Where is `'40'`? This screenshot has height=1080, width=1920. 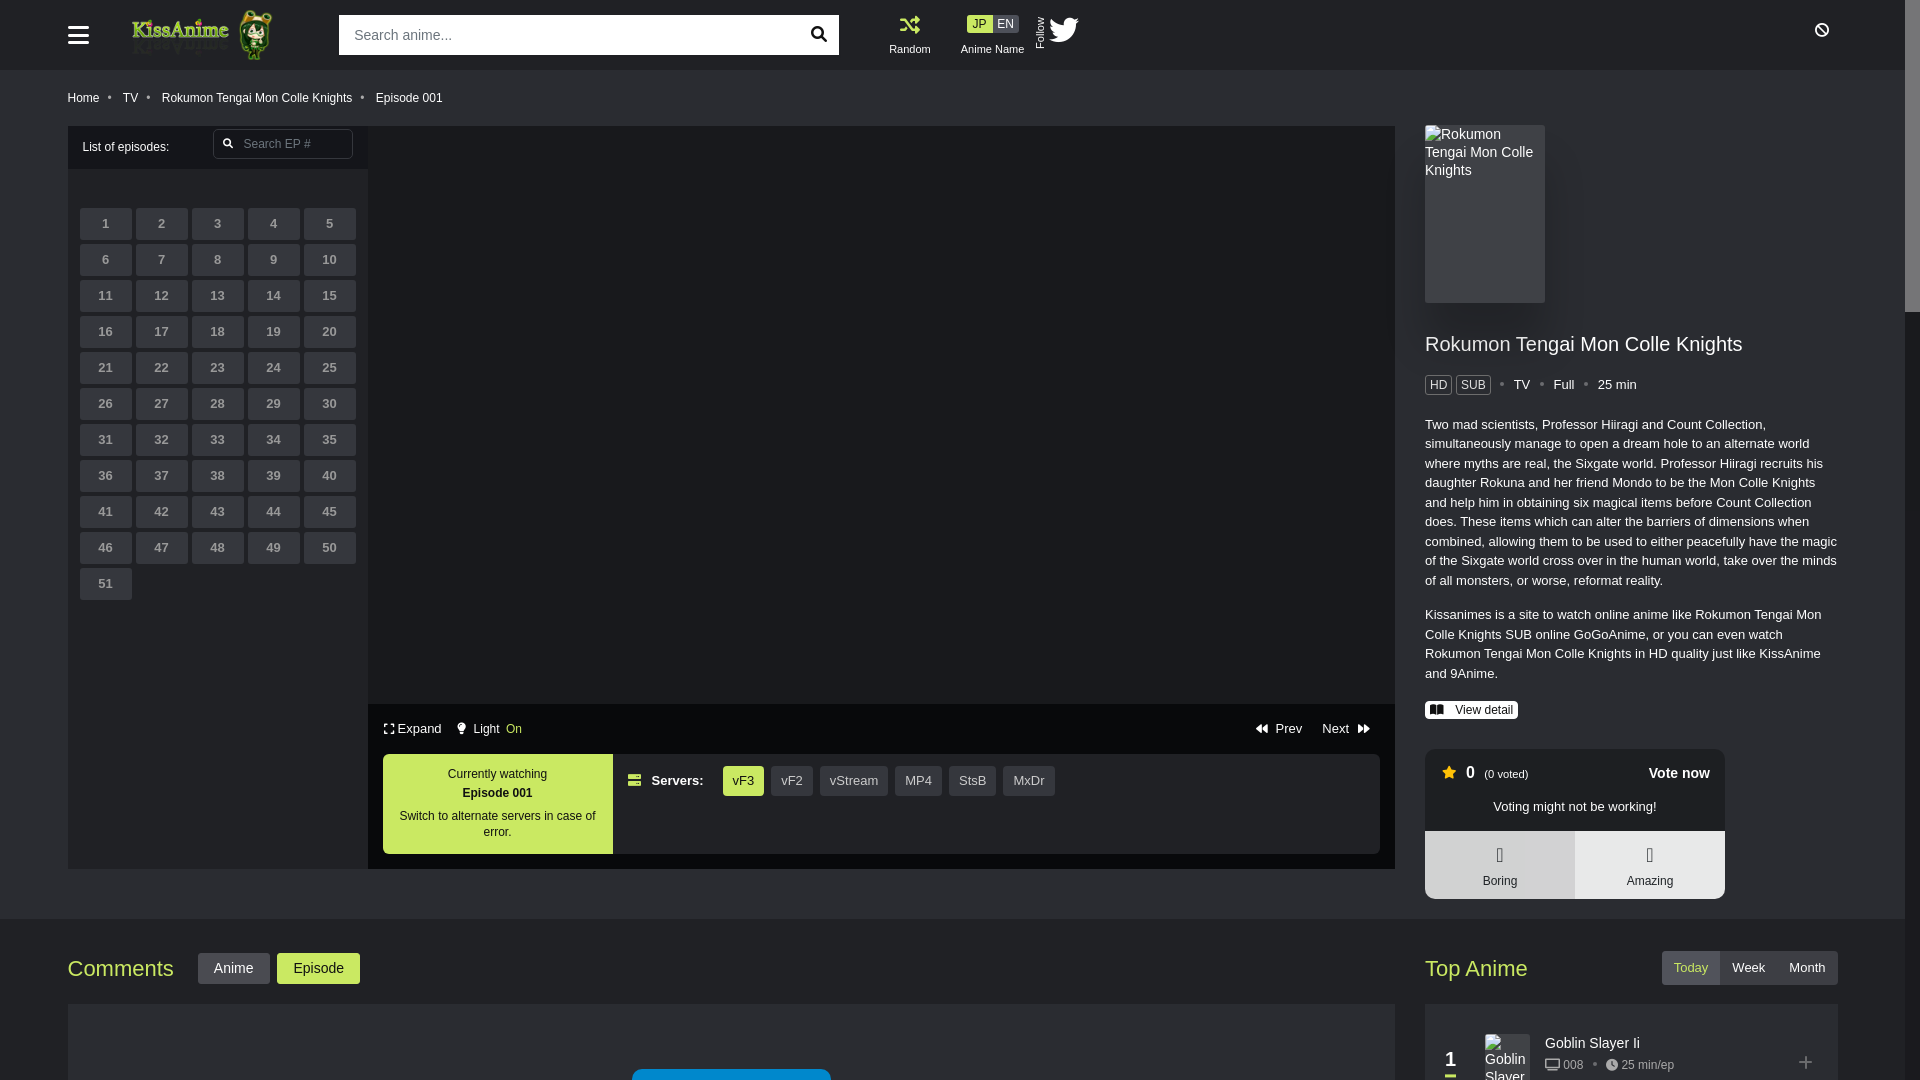
'40' is located at coordinates (330, 475).